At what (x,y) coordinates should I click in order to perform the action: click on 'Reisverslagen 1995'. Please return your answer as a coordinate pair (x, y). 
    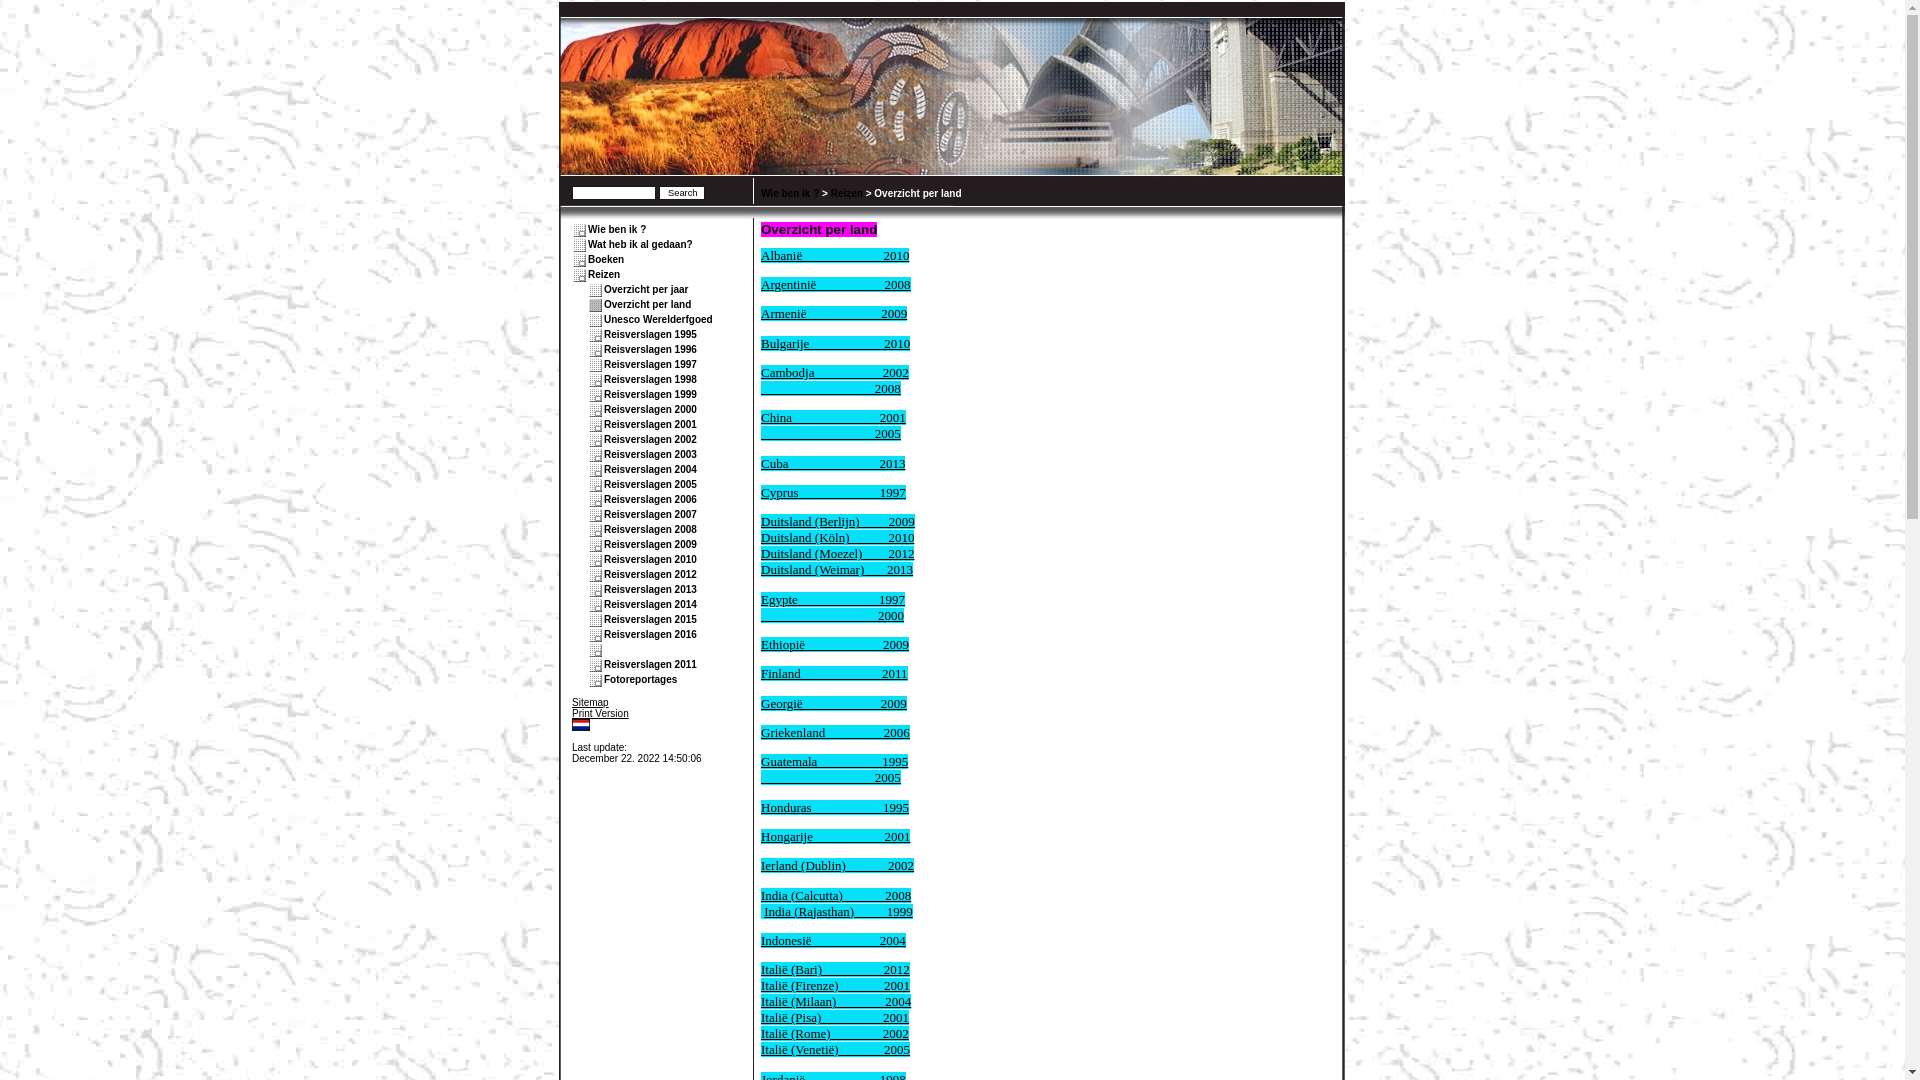
    Looking at the image, I should click on (650, 333).